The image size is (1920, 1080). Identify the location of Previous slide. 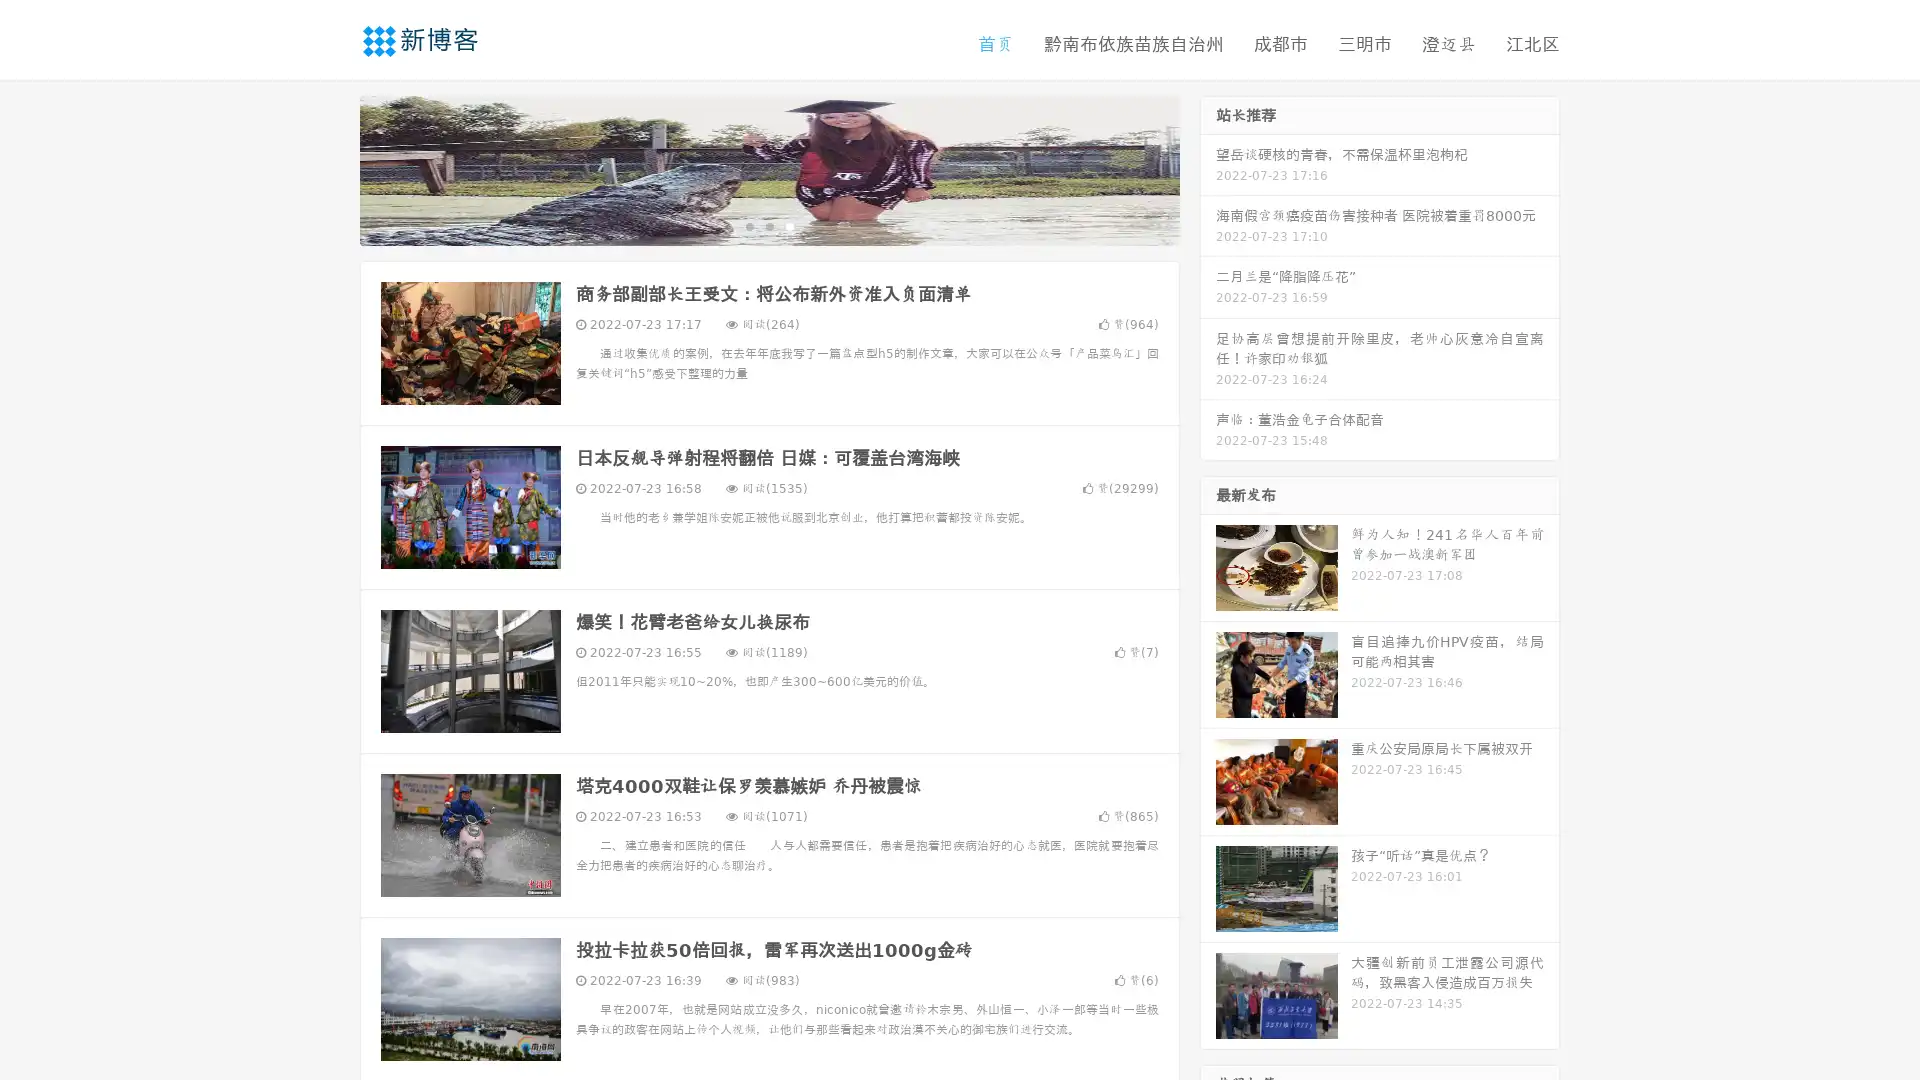
(330, 168).